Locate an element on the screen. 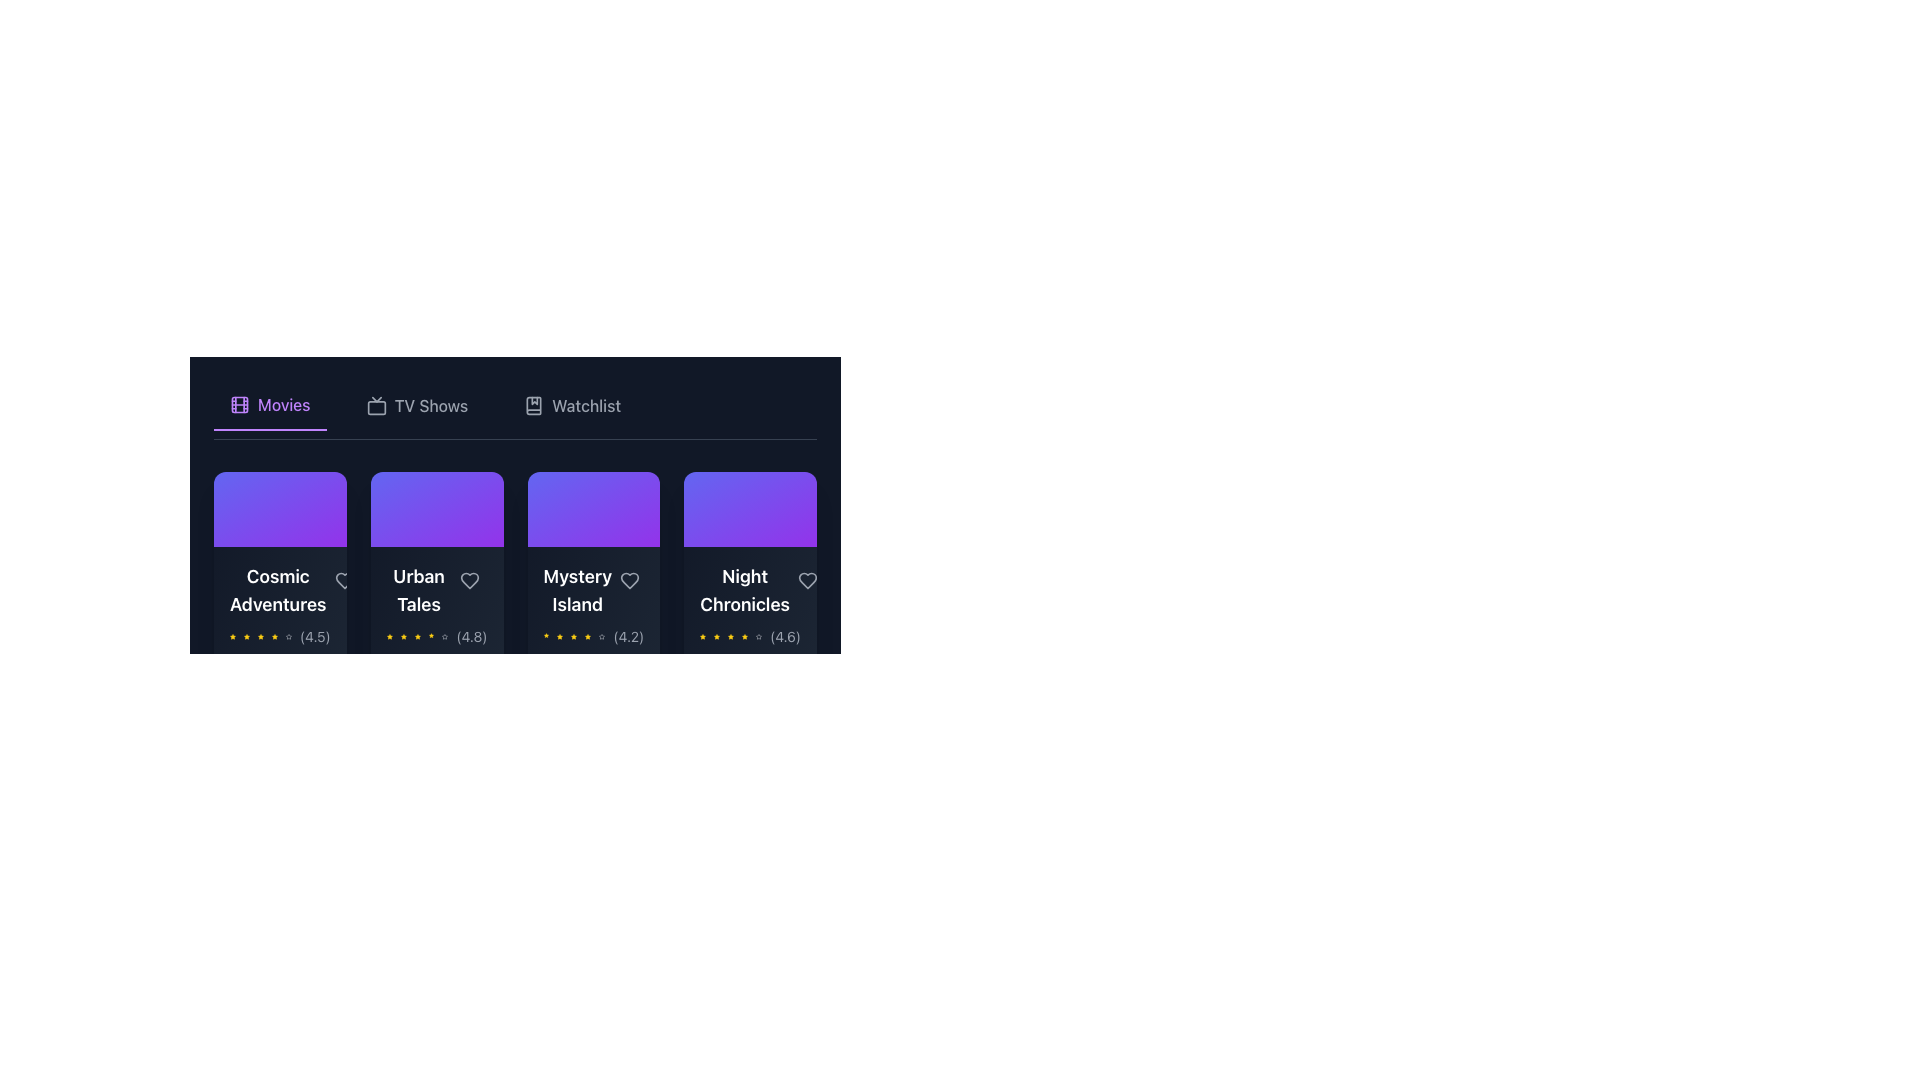 The height and width of the screenshot is (1080, 1920). the first star icon in the rating display associated with the 'Night Chronicles' title is located at coordinates (703, 636).